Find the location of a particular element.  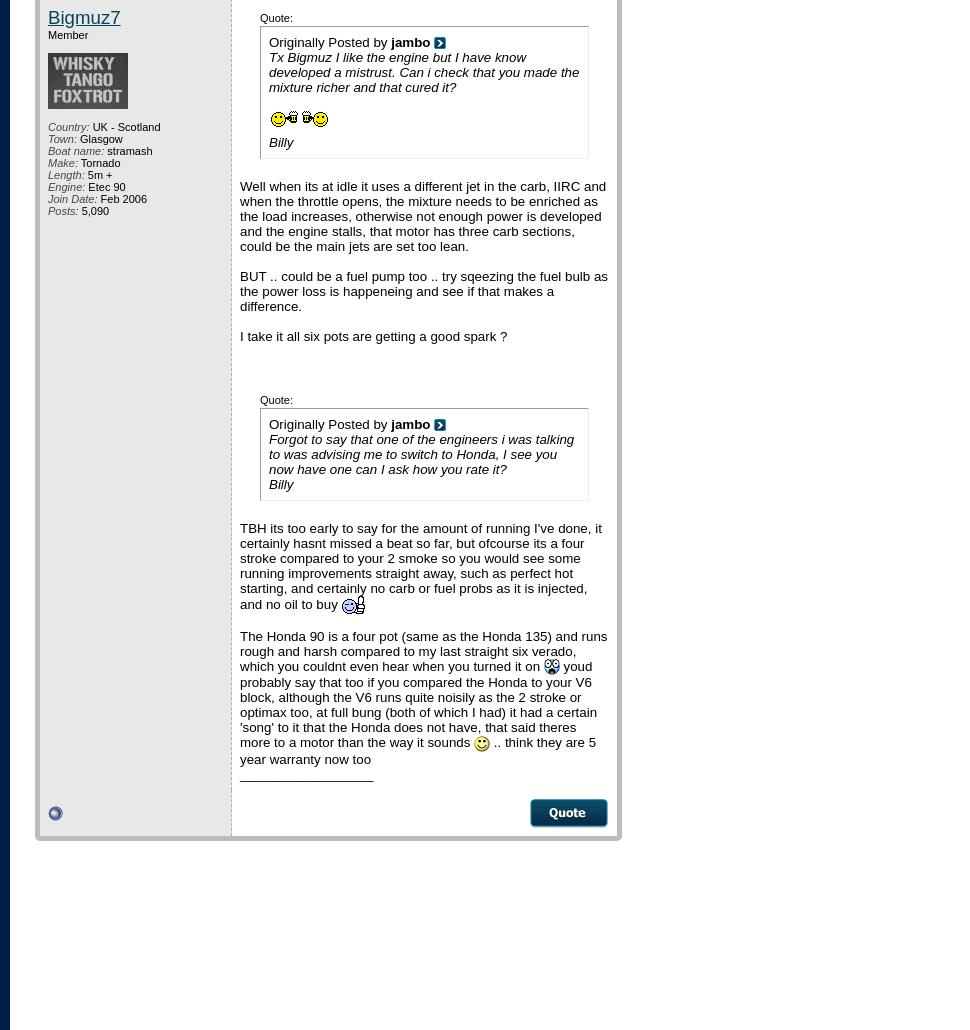

'TBH its too early to say for the amount of running I've done, it certainly hasnt missed a beat so far, but ofcourse its a four stroke compared to your 2 smoke so you would see some running improvements straight away, such as perfect hot starting, and certainly no carb or fuel probs as it is injected, and no oil to buy' is located at coordinates (420, 565).